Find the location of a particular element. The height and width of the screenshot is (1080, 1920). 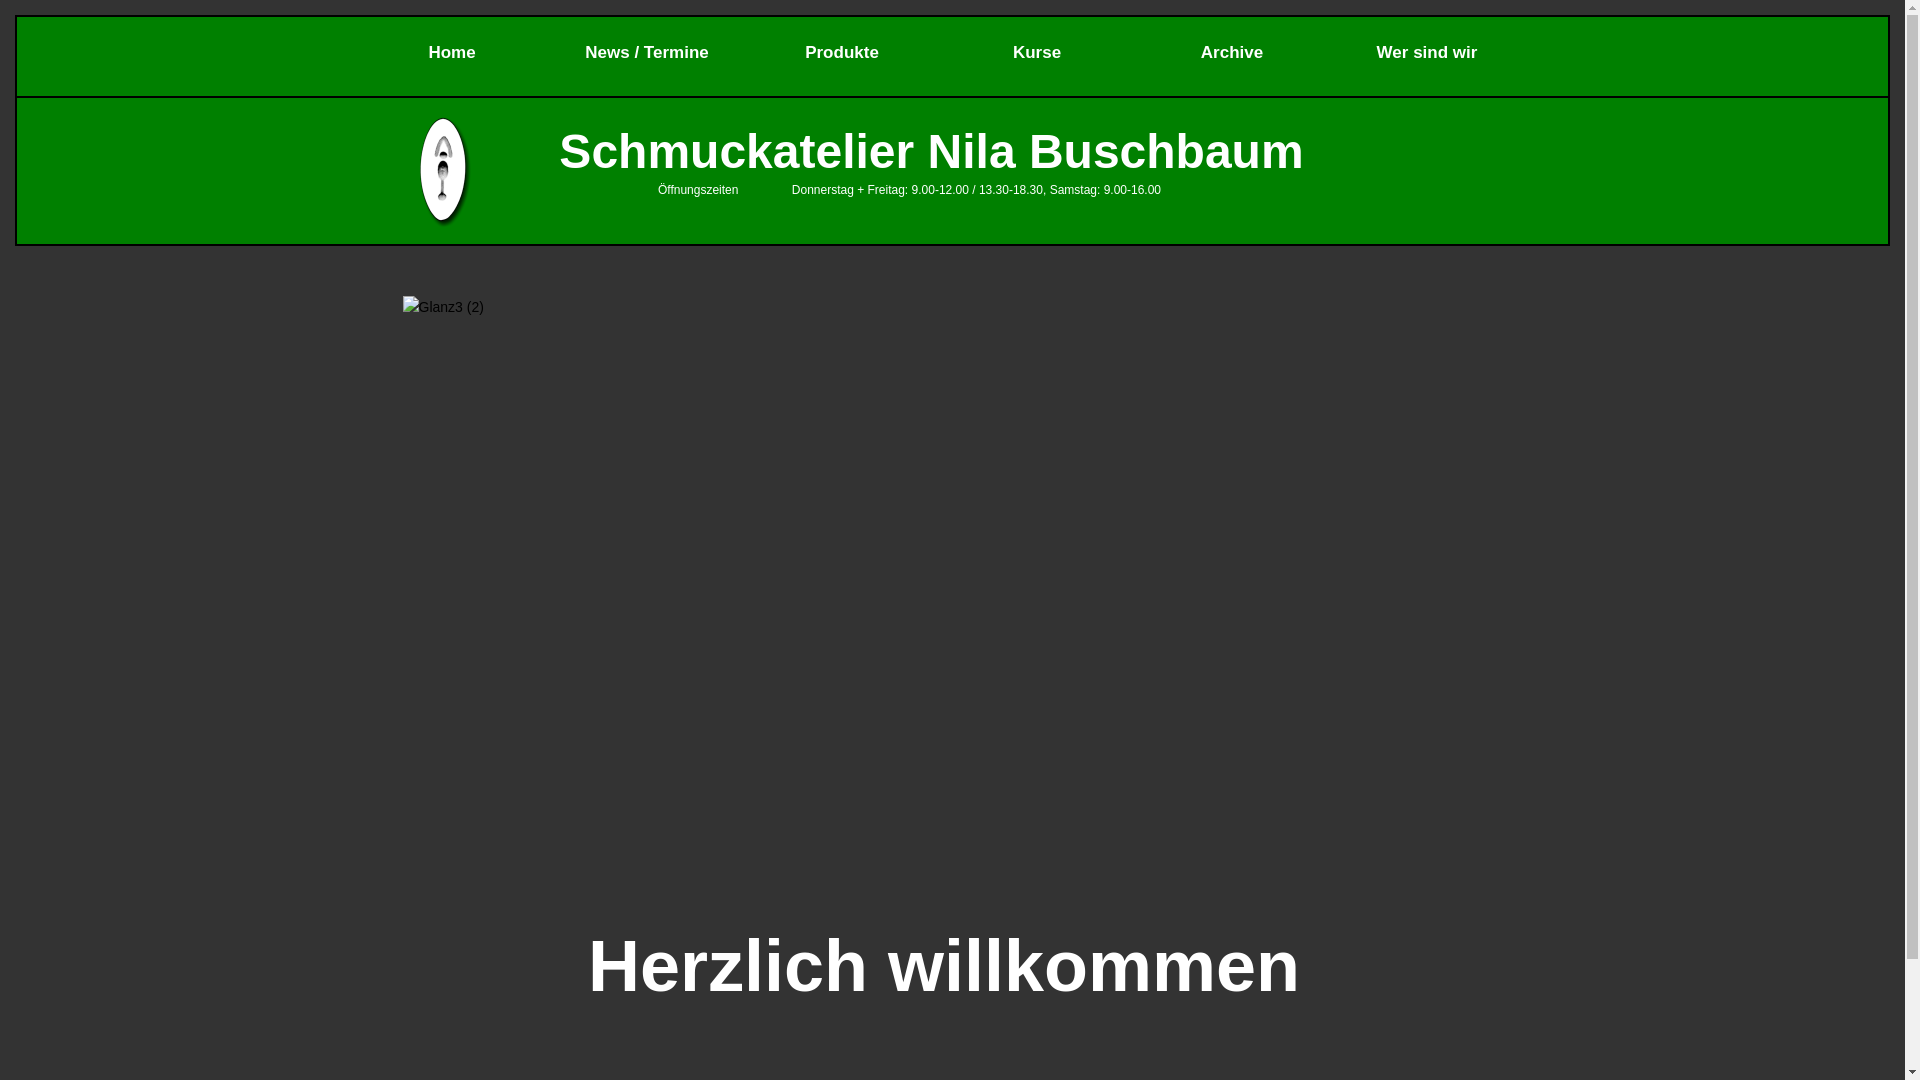

'Home' is located at coordinates (450, 49).